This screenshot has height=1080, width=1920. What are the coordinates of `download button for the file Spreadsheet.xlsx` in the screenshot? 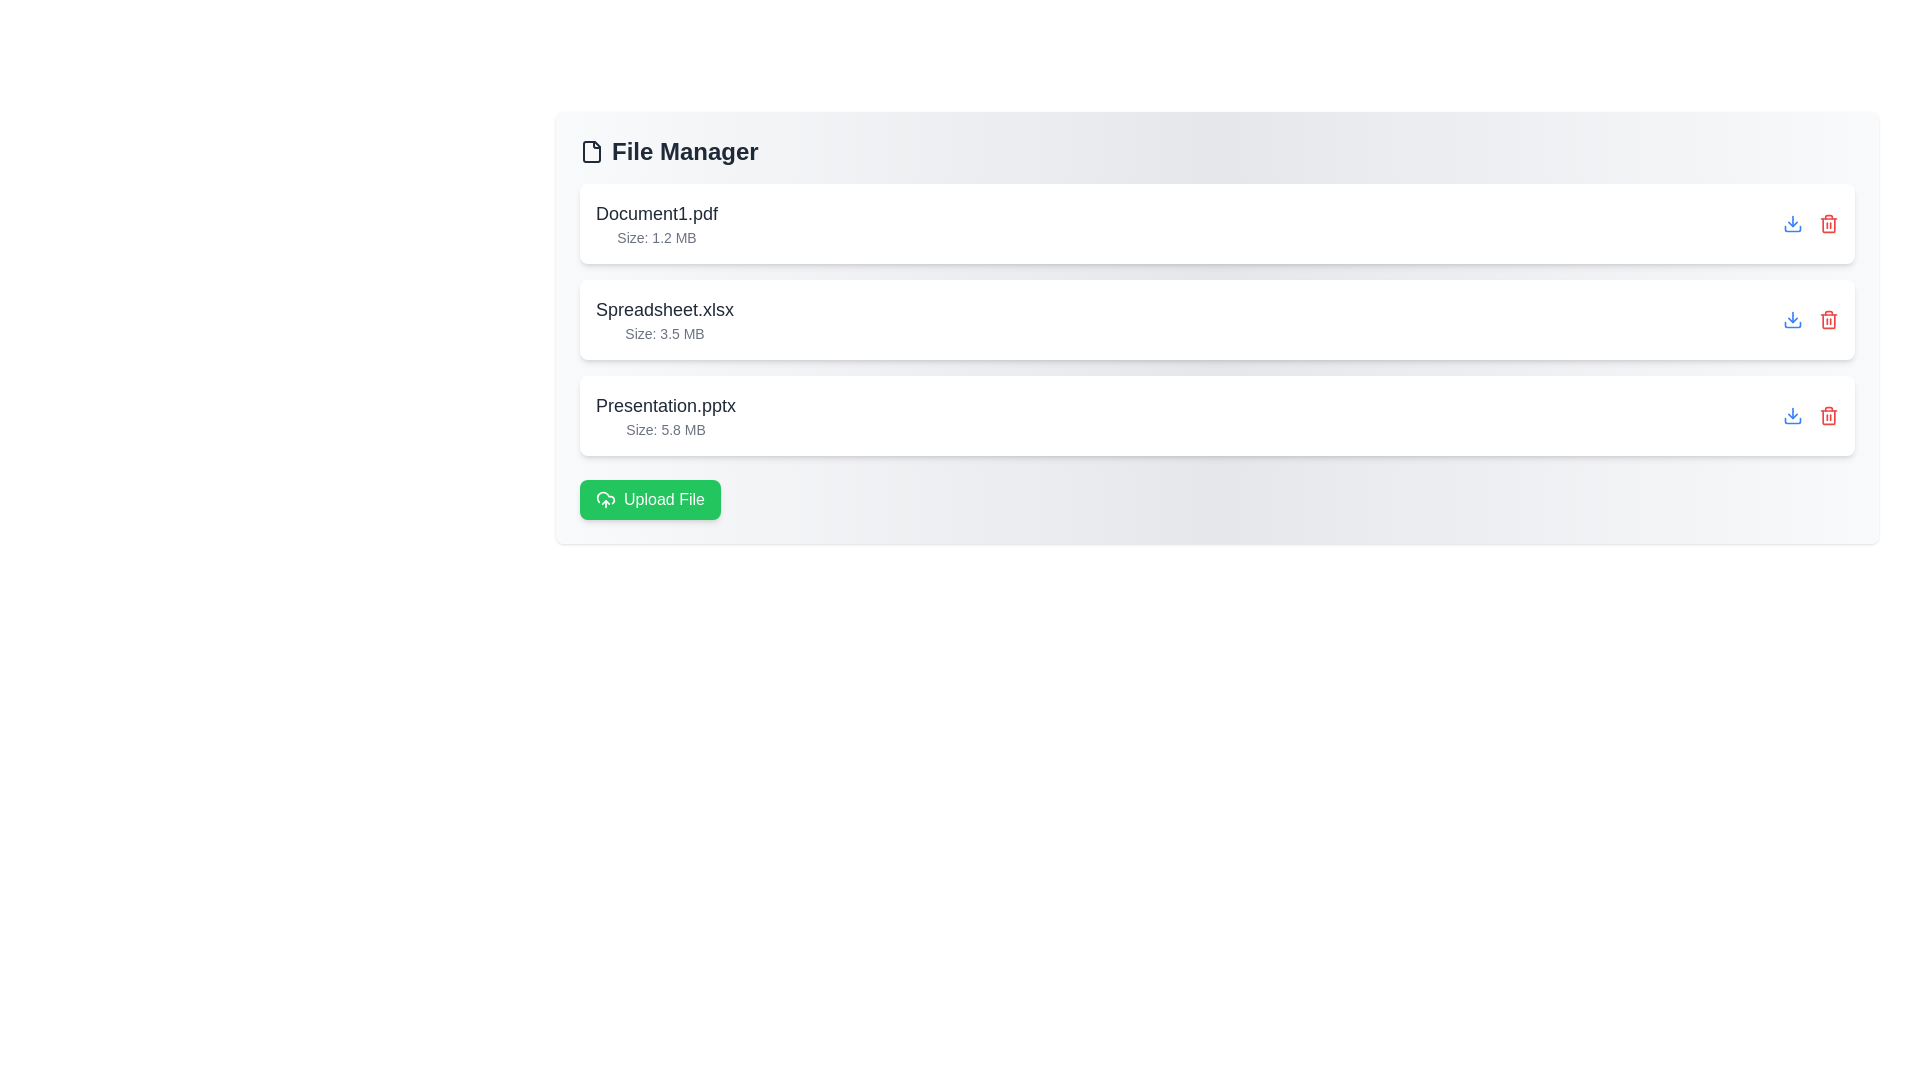 It's located at (1793, 319).